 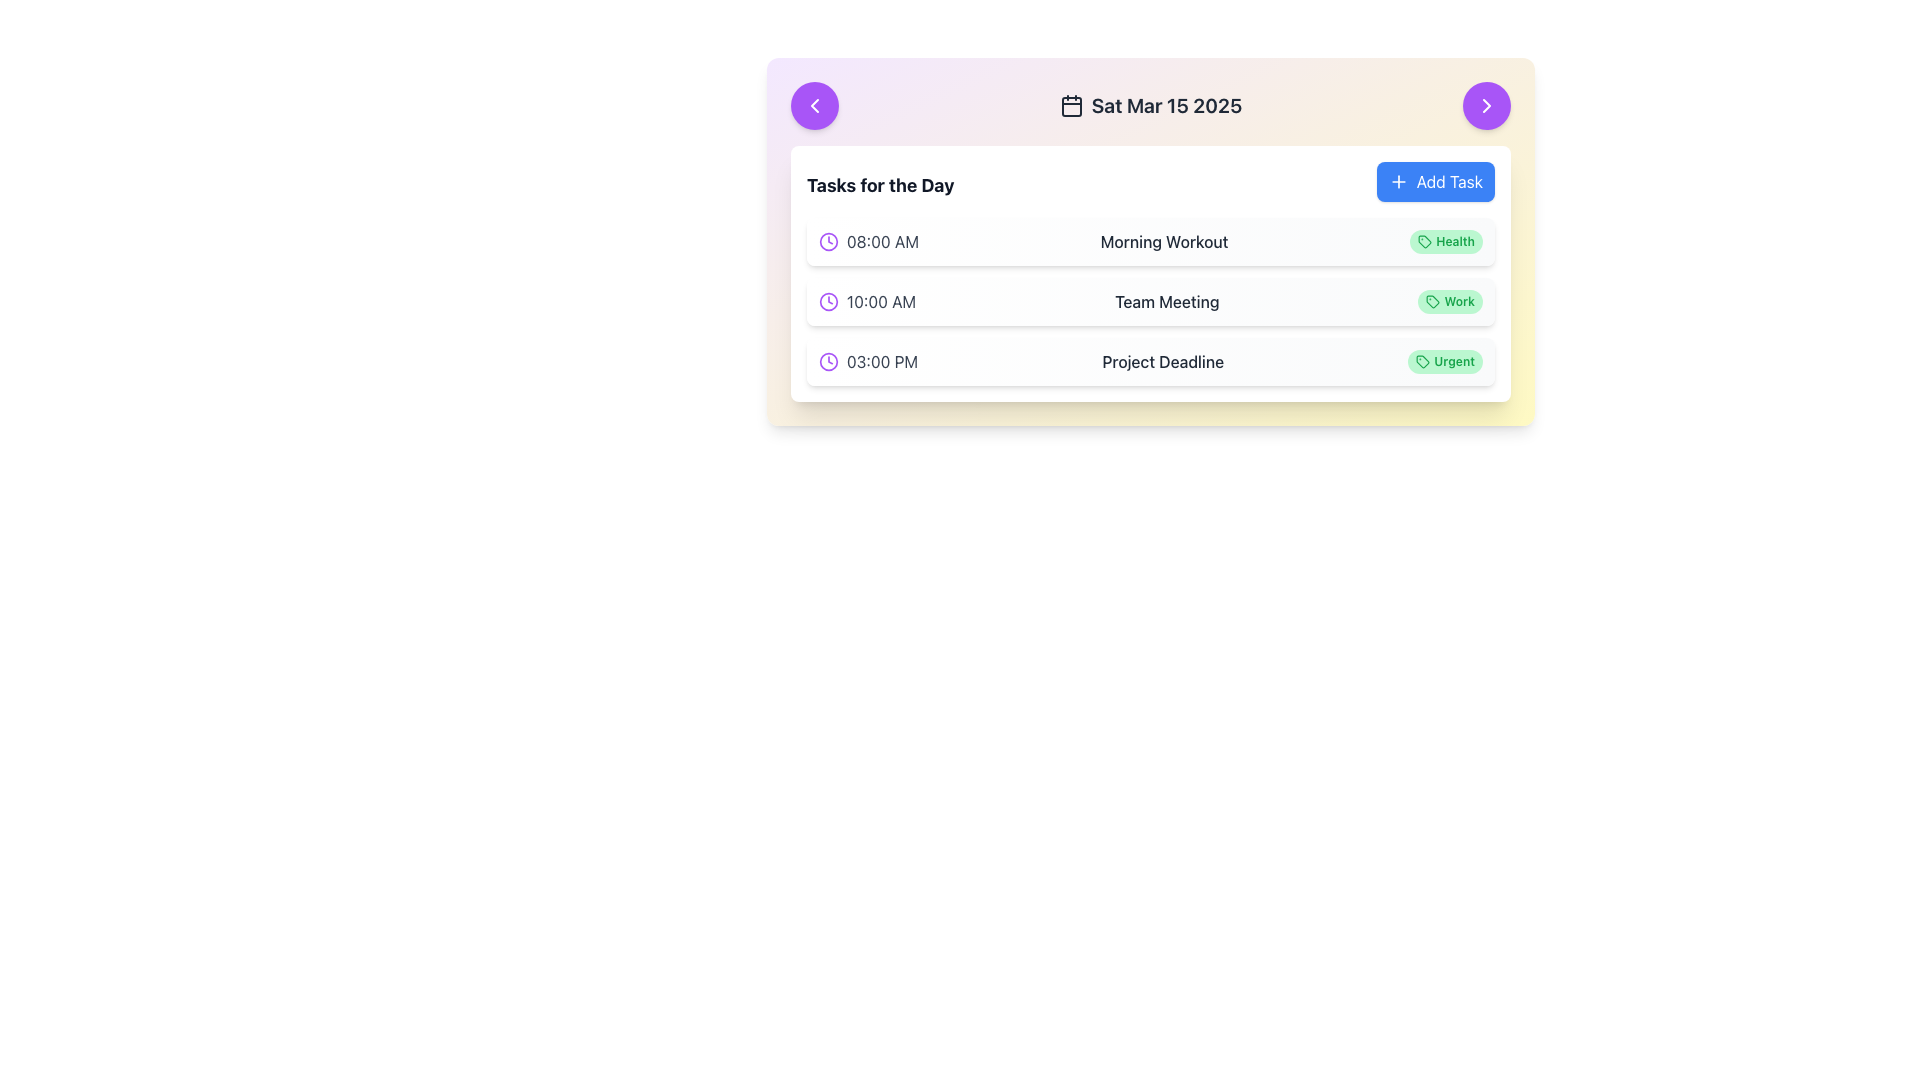 I want to click on the tag-like graphic icon located beside the text 'Urgent' in the 'Tasks for the Day' interface, so click(x=1422, y=362).